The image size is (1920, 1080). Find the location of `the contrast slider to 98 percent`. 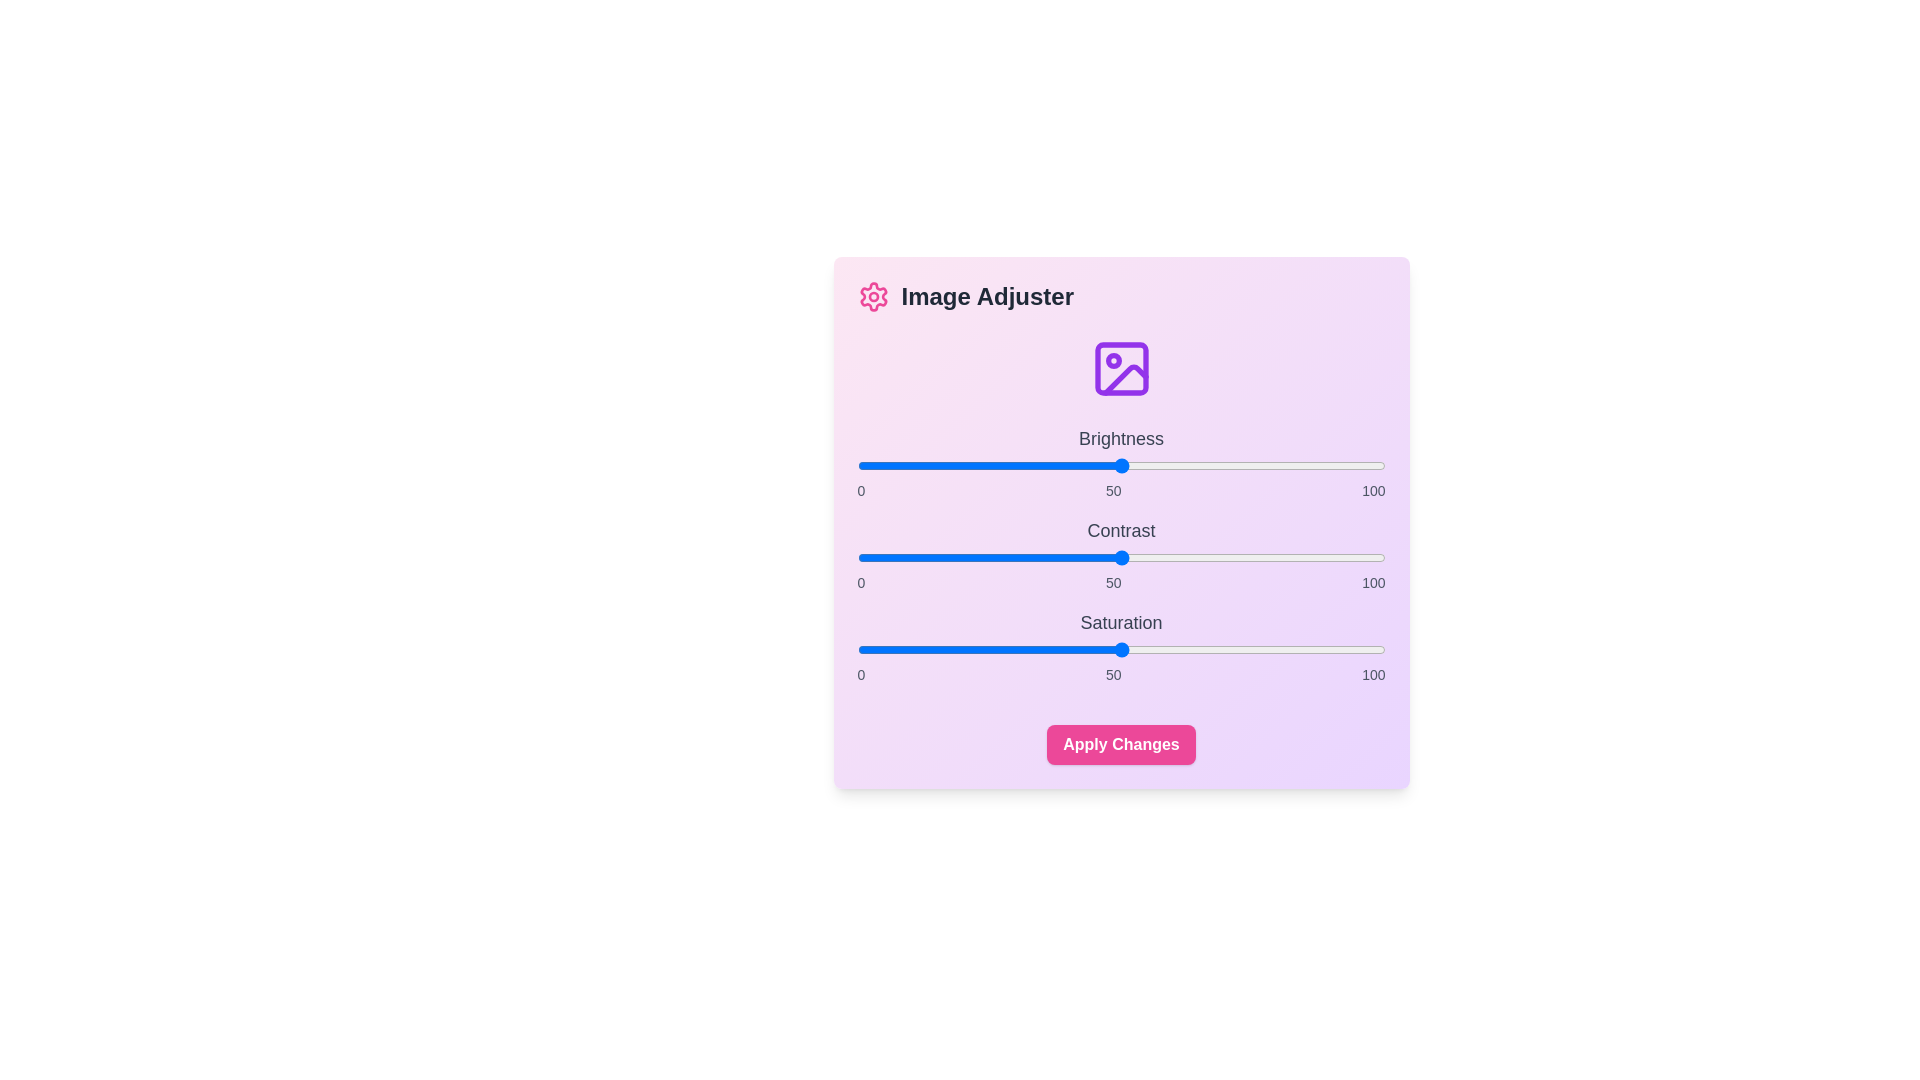

the contrast slider to 98 percent is located at coordinates (1373, 558).